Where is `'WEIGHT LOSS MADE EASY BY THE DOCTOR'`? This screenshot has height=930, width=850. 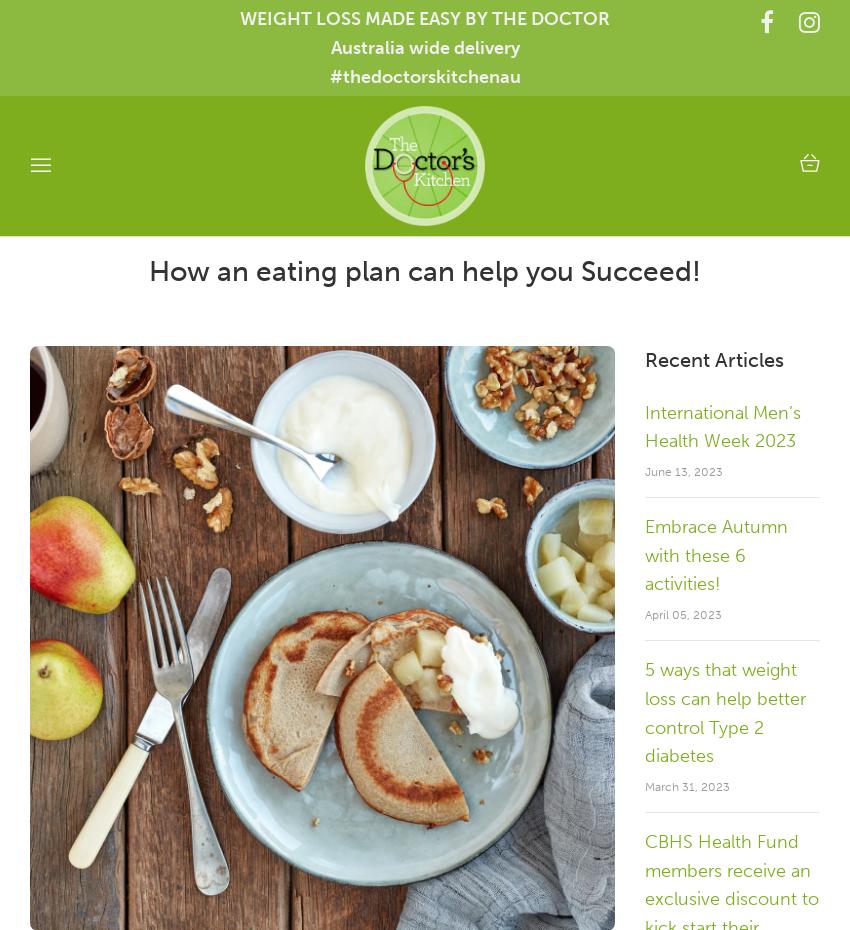
'WEIGHT LOSS MADE EASY BY THE DOCTOR' is located at coordinates (425, 17).